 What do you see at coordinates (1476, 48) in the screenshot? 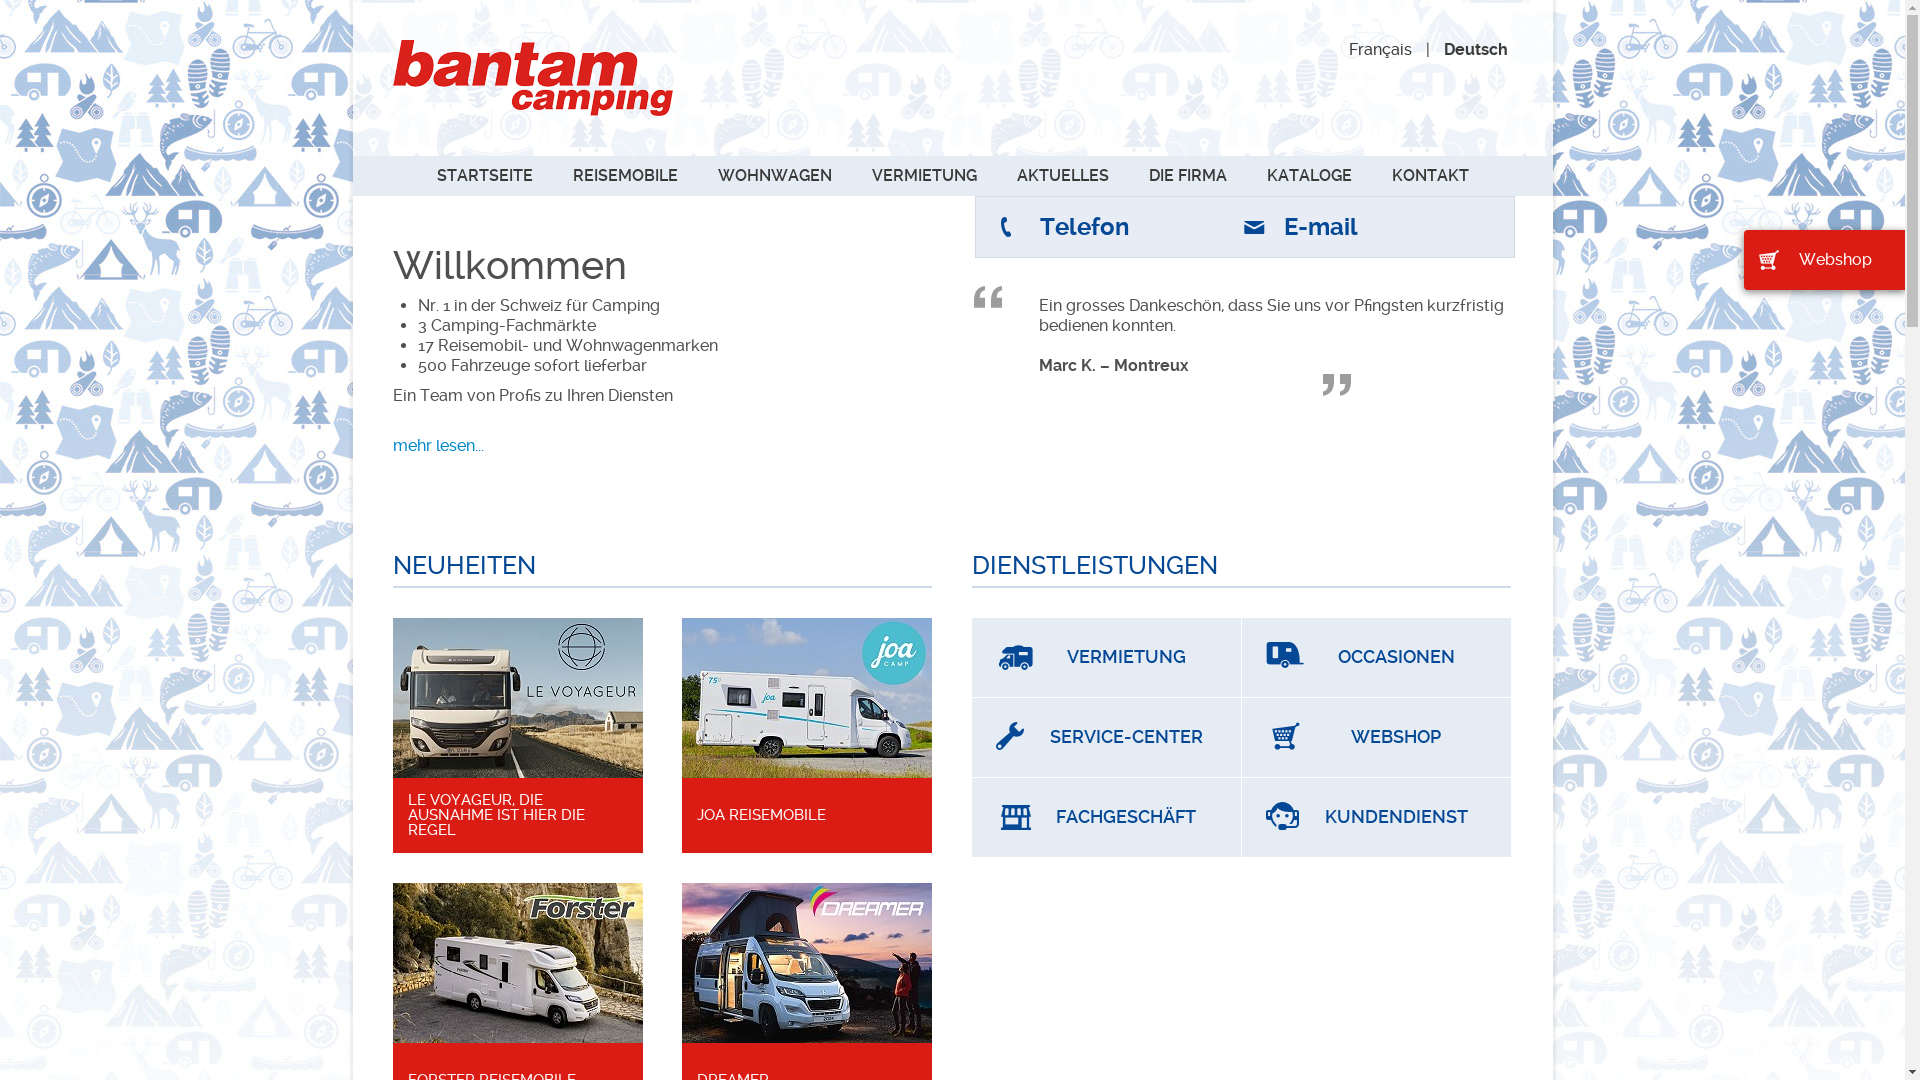
I see `'Deutsch'` at bounding box center [1476, 48].